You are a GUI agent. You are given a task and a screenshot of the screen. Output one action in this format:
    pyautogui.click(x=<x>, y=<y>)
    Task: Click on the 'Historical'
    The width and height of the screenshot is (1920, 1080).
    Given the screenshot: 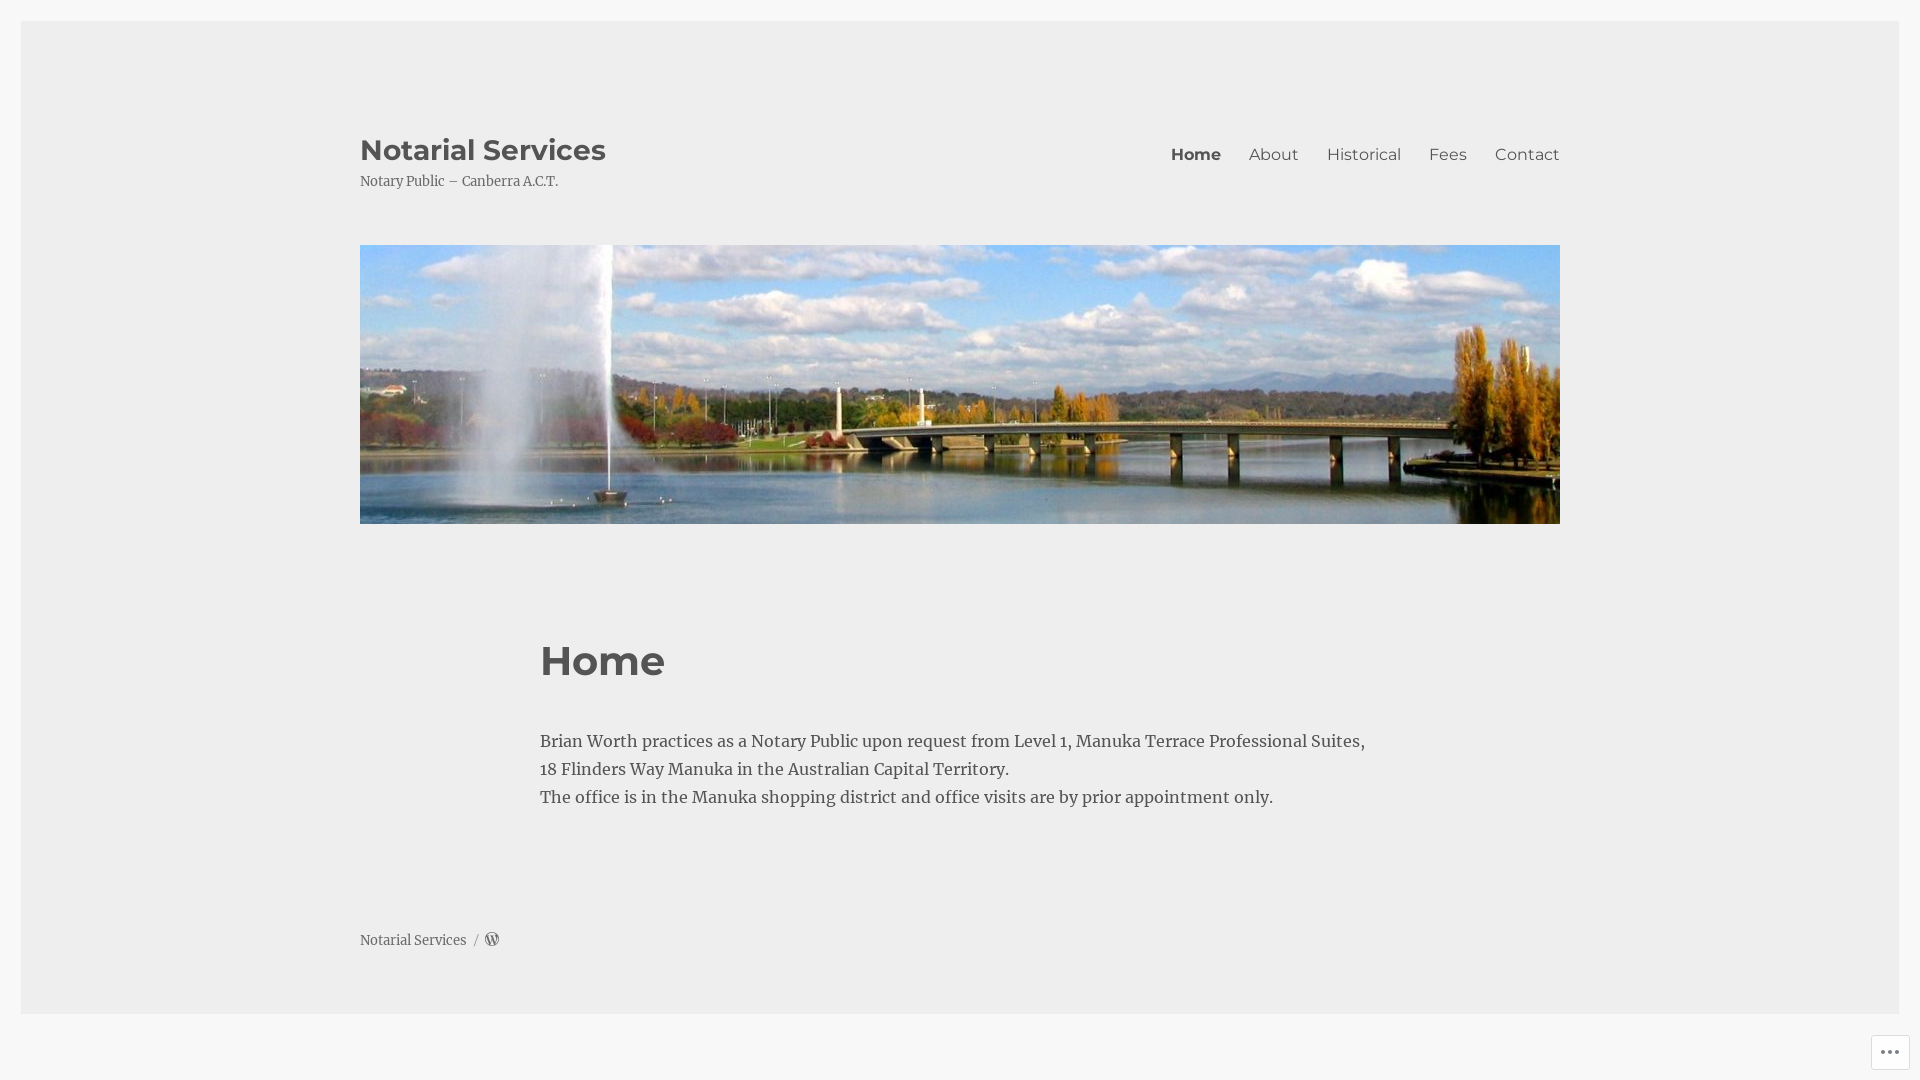 What is the action you would take?
    pyautogui.click(x=1362, y=153)
    